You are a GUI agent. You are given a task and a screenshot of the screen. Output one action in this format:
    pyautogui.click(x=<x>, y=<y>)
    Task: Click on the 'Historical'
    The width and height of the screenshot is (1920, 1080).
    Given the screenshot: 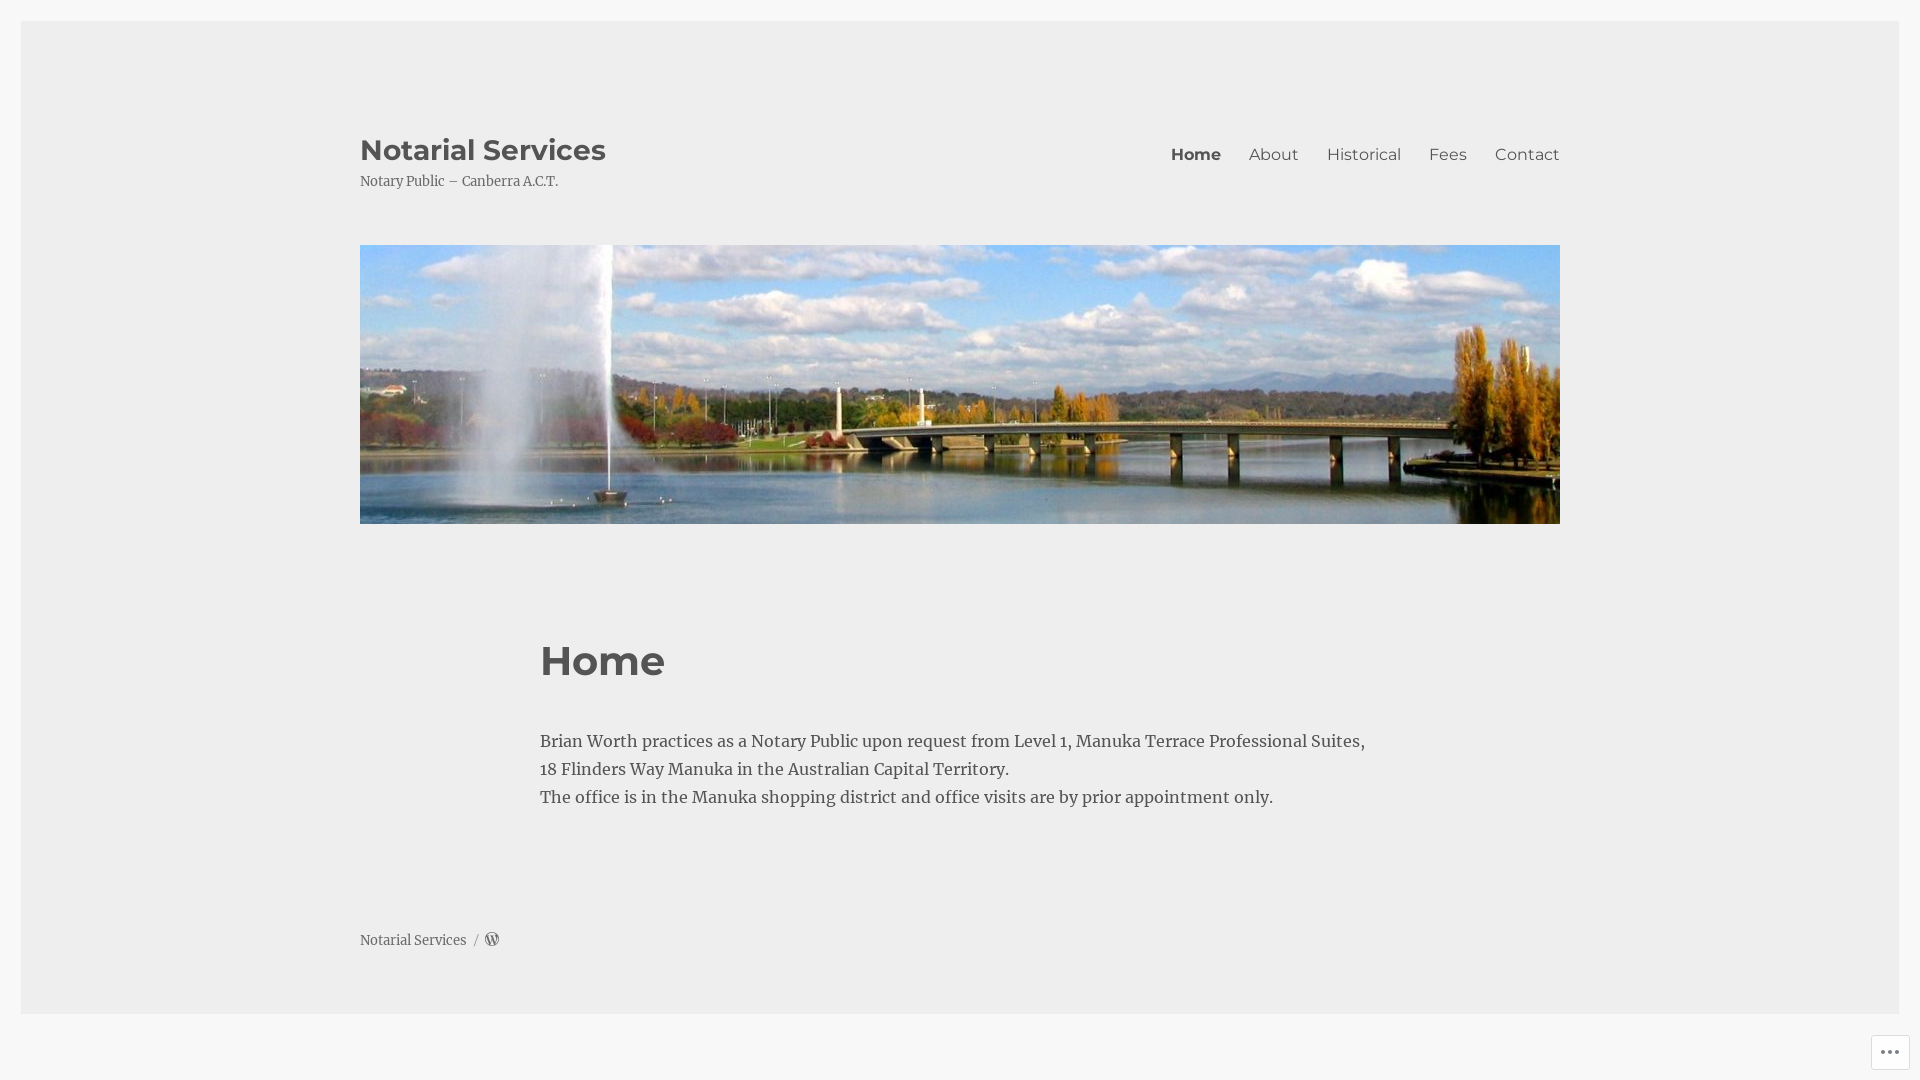 What is the action you would take?
    pyautogui.click(x=1362, y=153)
    